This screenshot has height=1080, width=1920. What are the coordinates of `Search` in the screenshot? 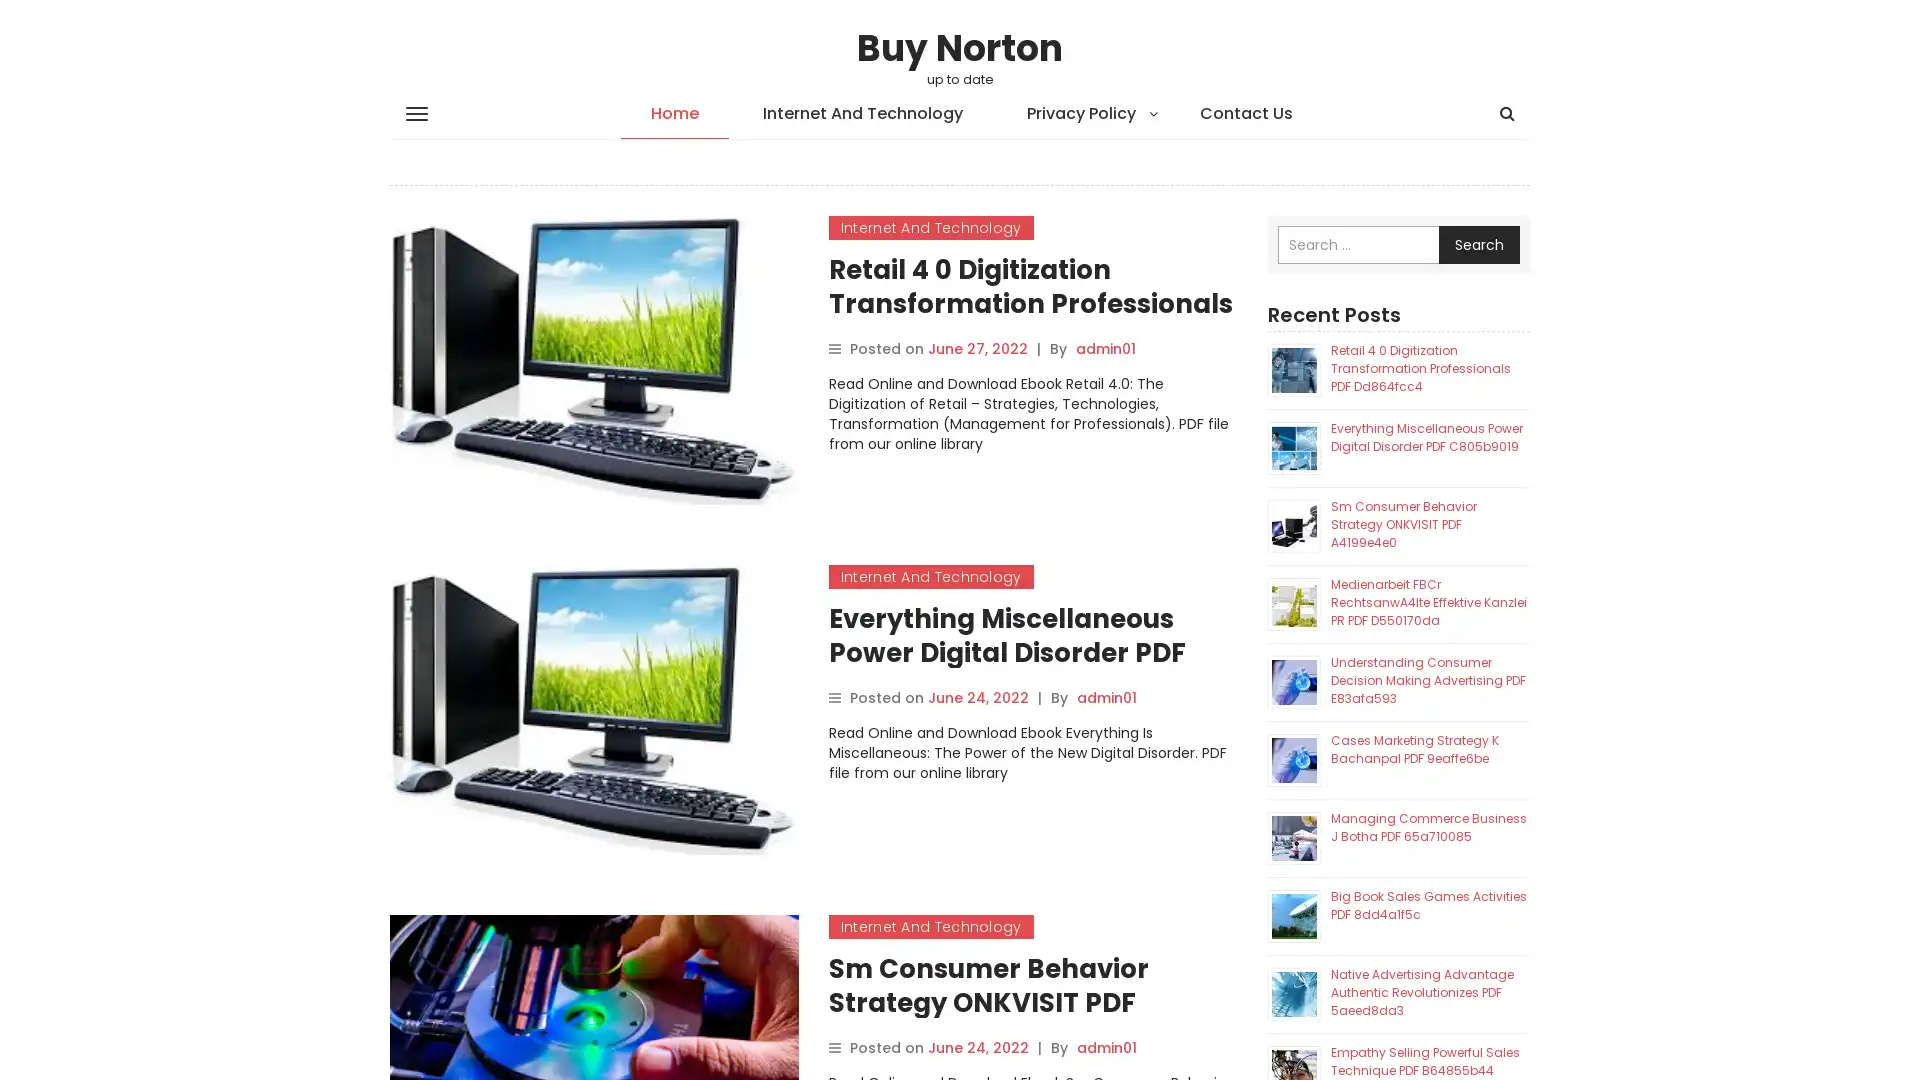 It's located at (1479, 244).